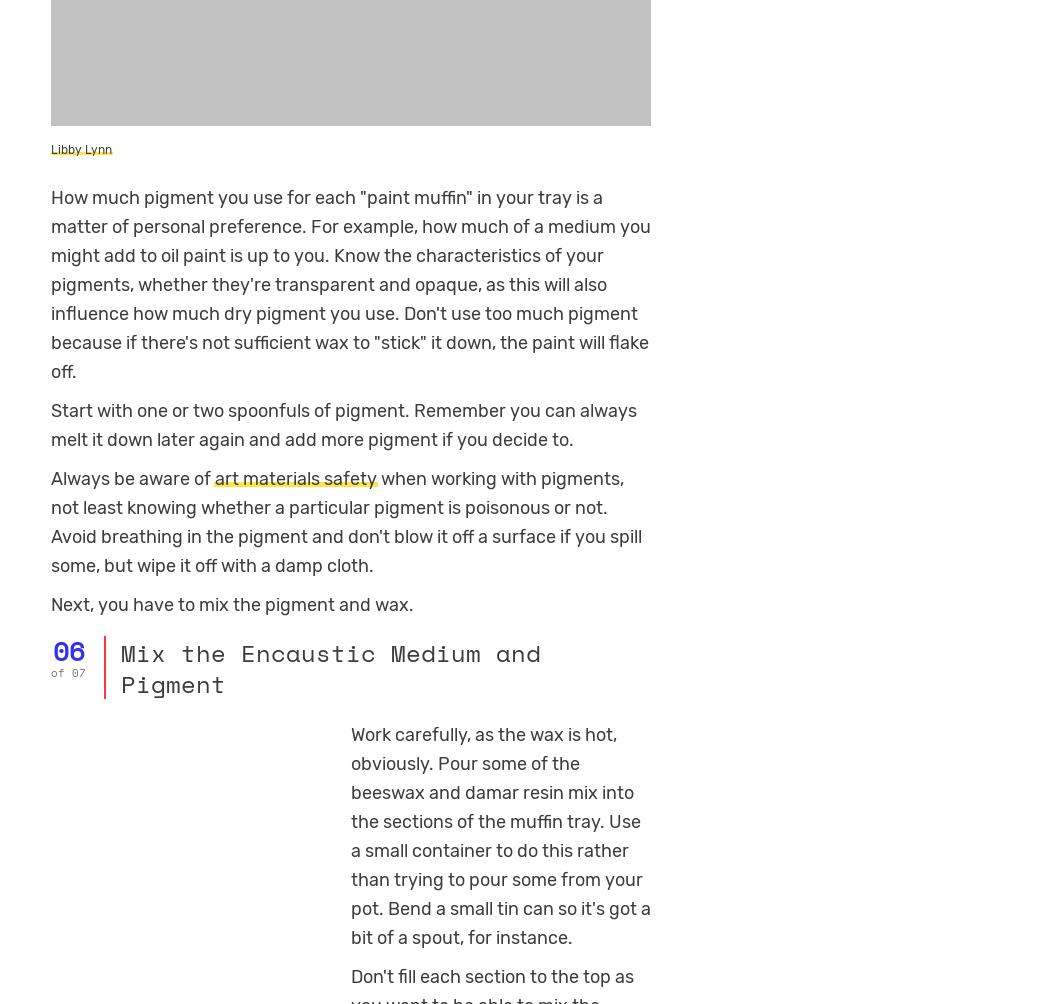 Image resolution: width=1050 pixels, height=1004 pixels. I want to click on 'Next, you have to mix the pigment and wax.', so click(50, 605).